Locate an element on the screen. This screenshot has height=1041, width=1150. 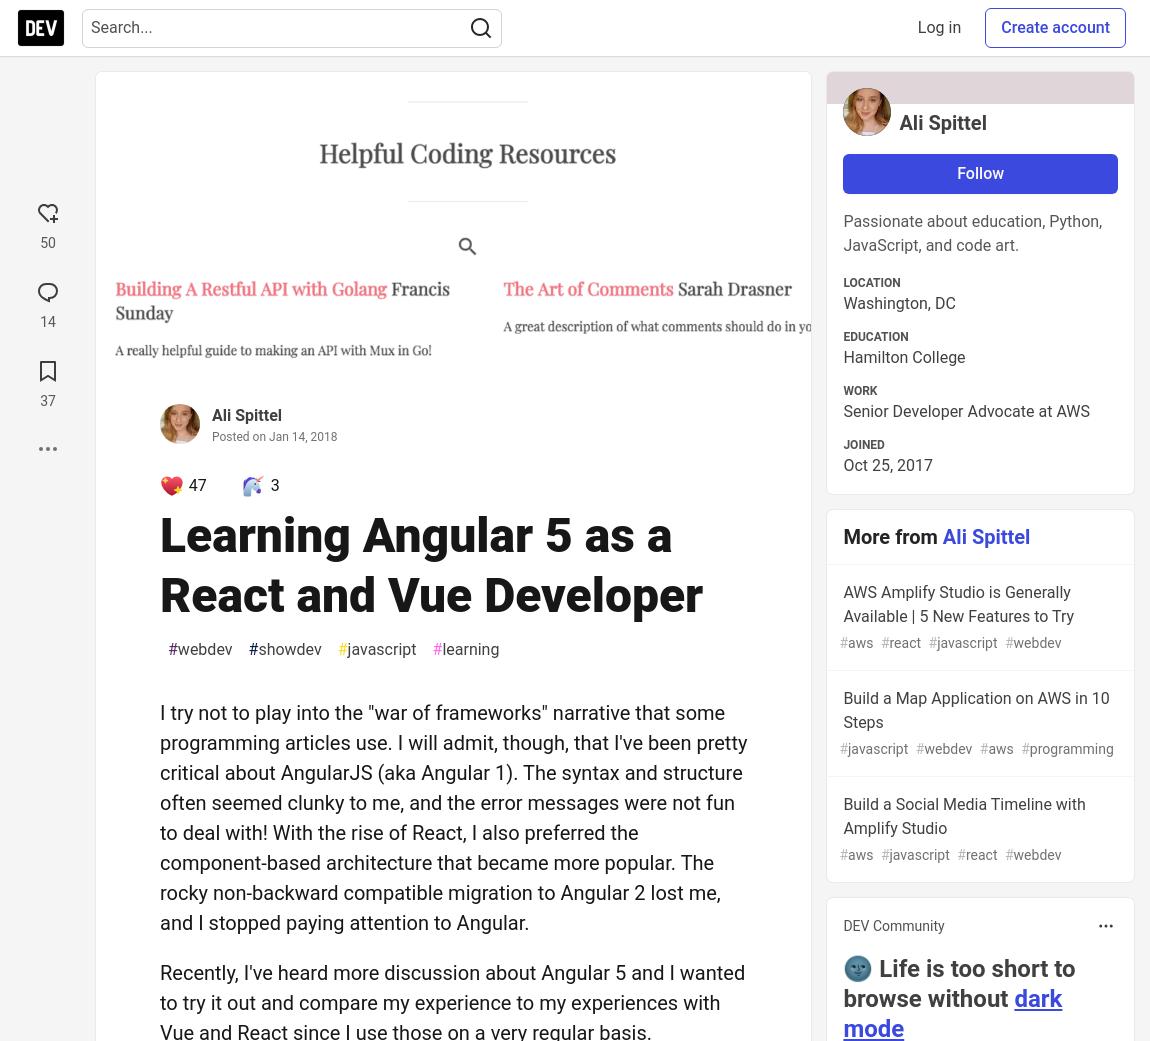
'50' is located at coordinates (46, 241).